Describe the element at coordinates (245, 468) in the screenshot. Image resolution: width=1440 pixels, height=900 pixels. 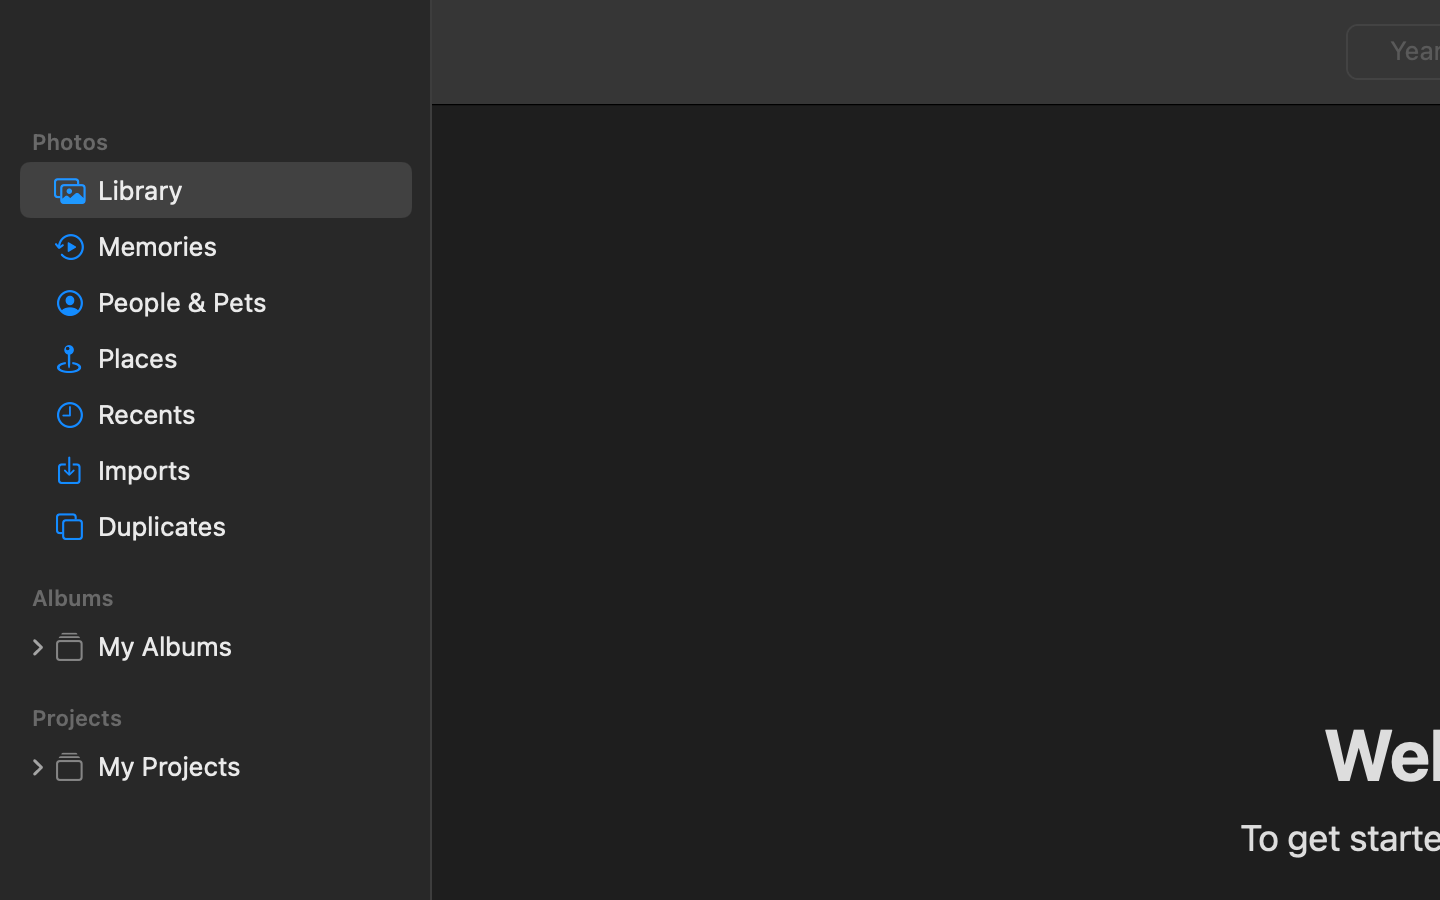
I see `'Imports'` at that location.